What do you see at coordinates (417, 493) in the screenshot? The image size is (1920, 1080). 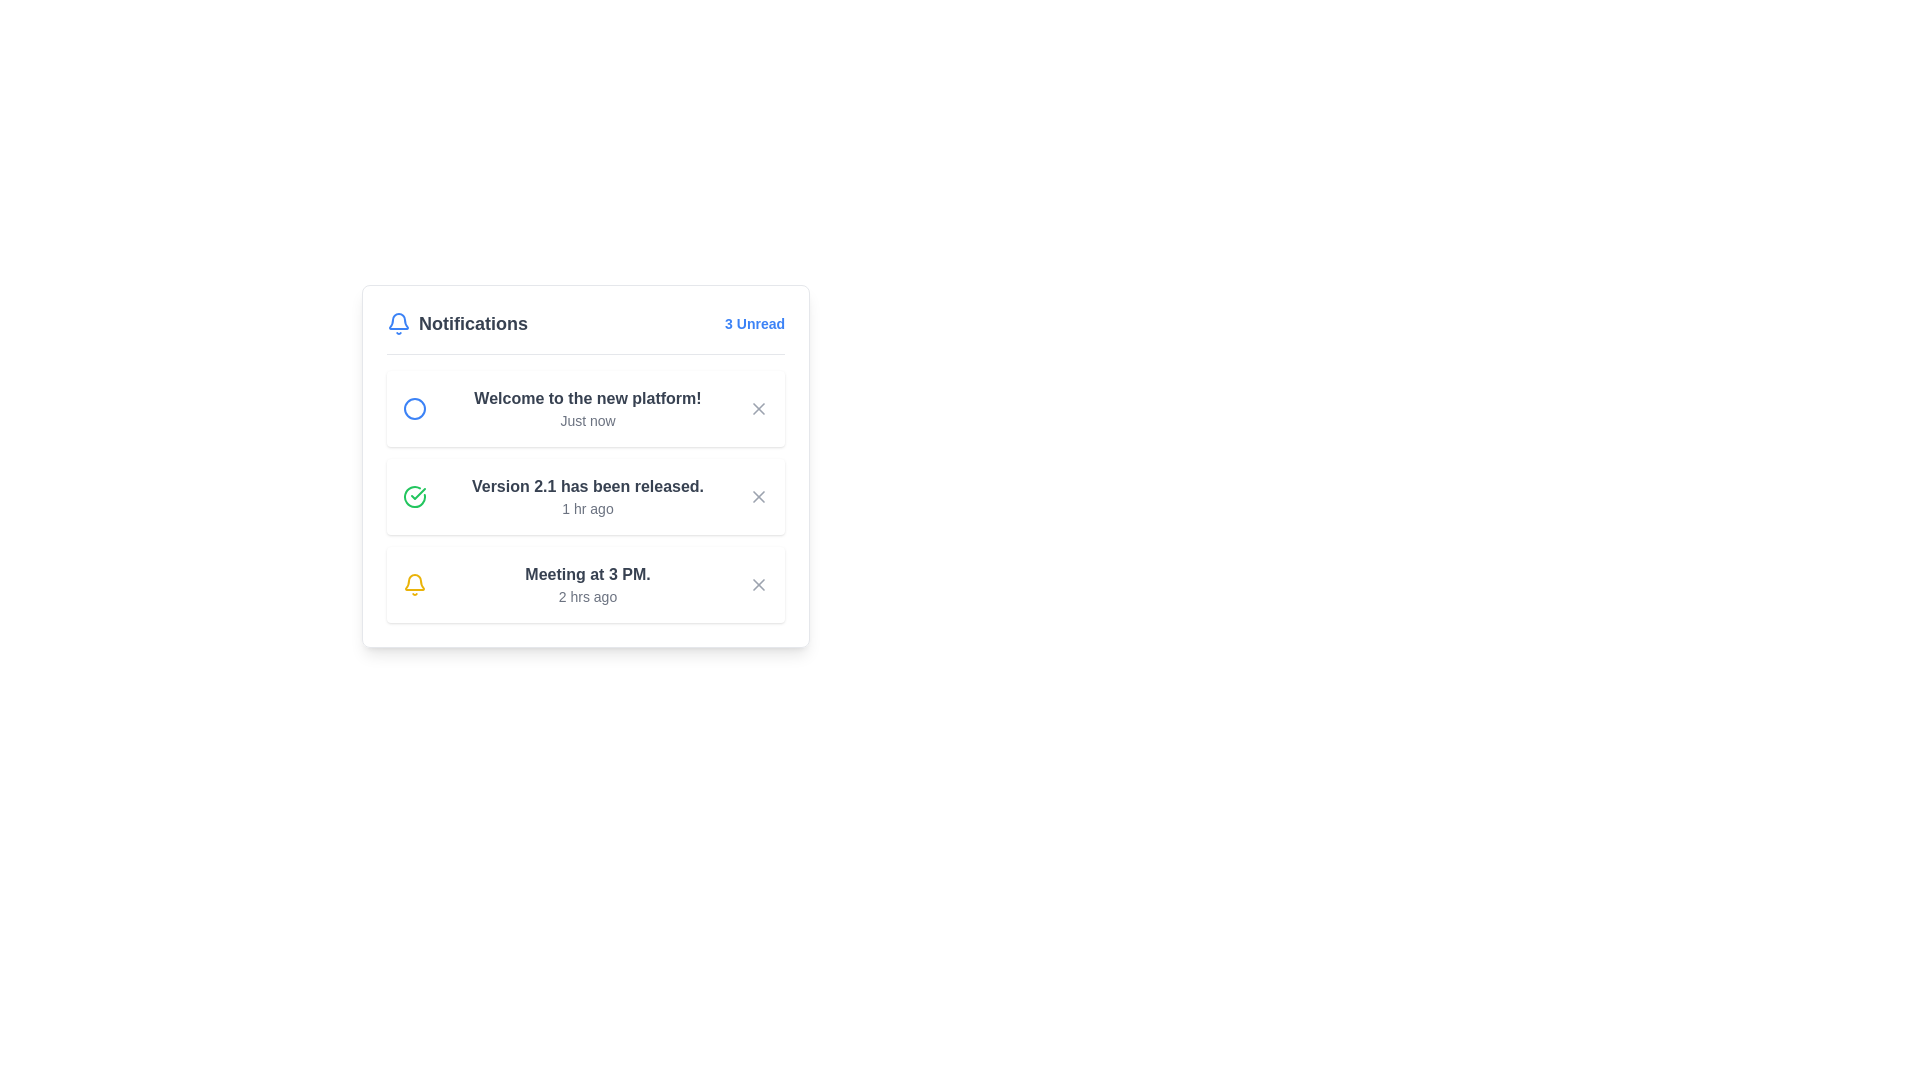 I see `the green checkmark icon within the circular badge that indicates 'Version 2.1 has been released'` at bounding box center [417, 493].